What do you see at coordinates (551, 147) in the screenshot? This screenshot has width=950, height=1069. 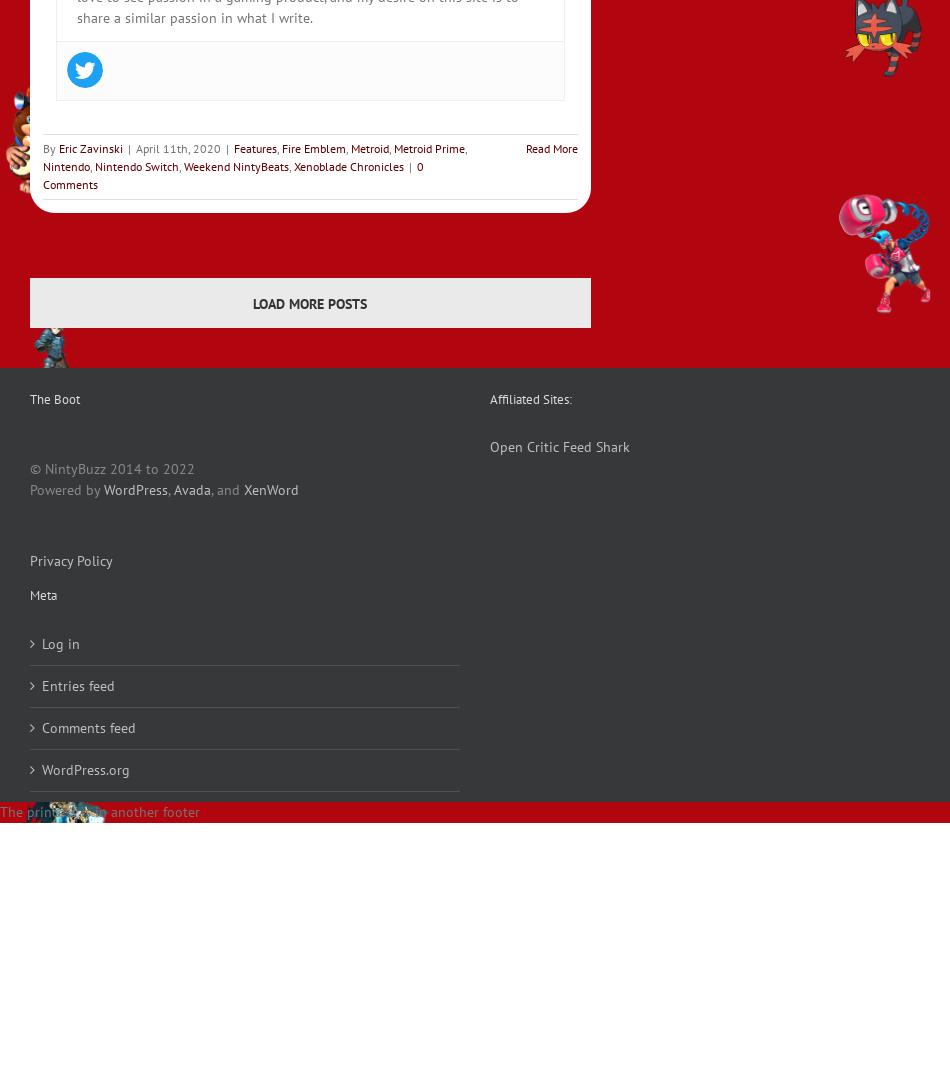 I see `'Read More'` at bounding box center [551, 147].